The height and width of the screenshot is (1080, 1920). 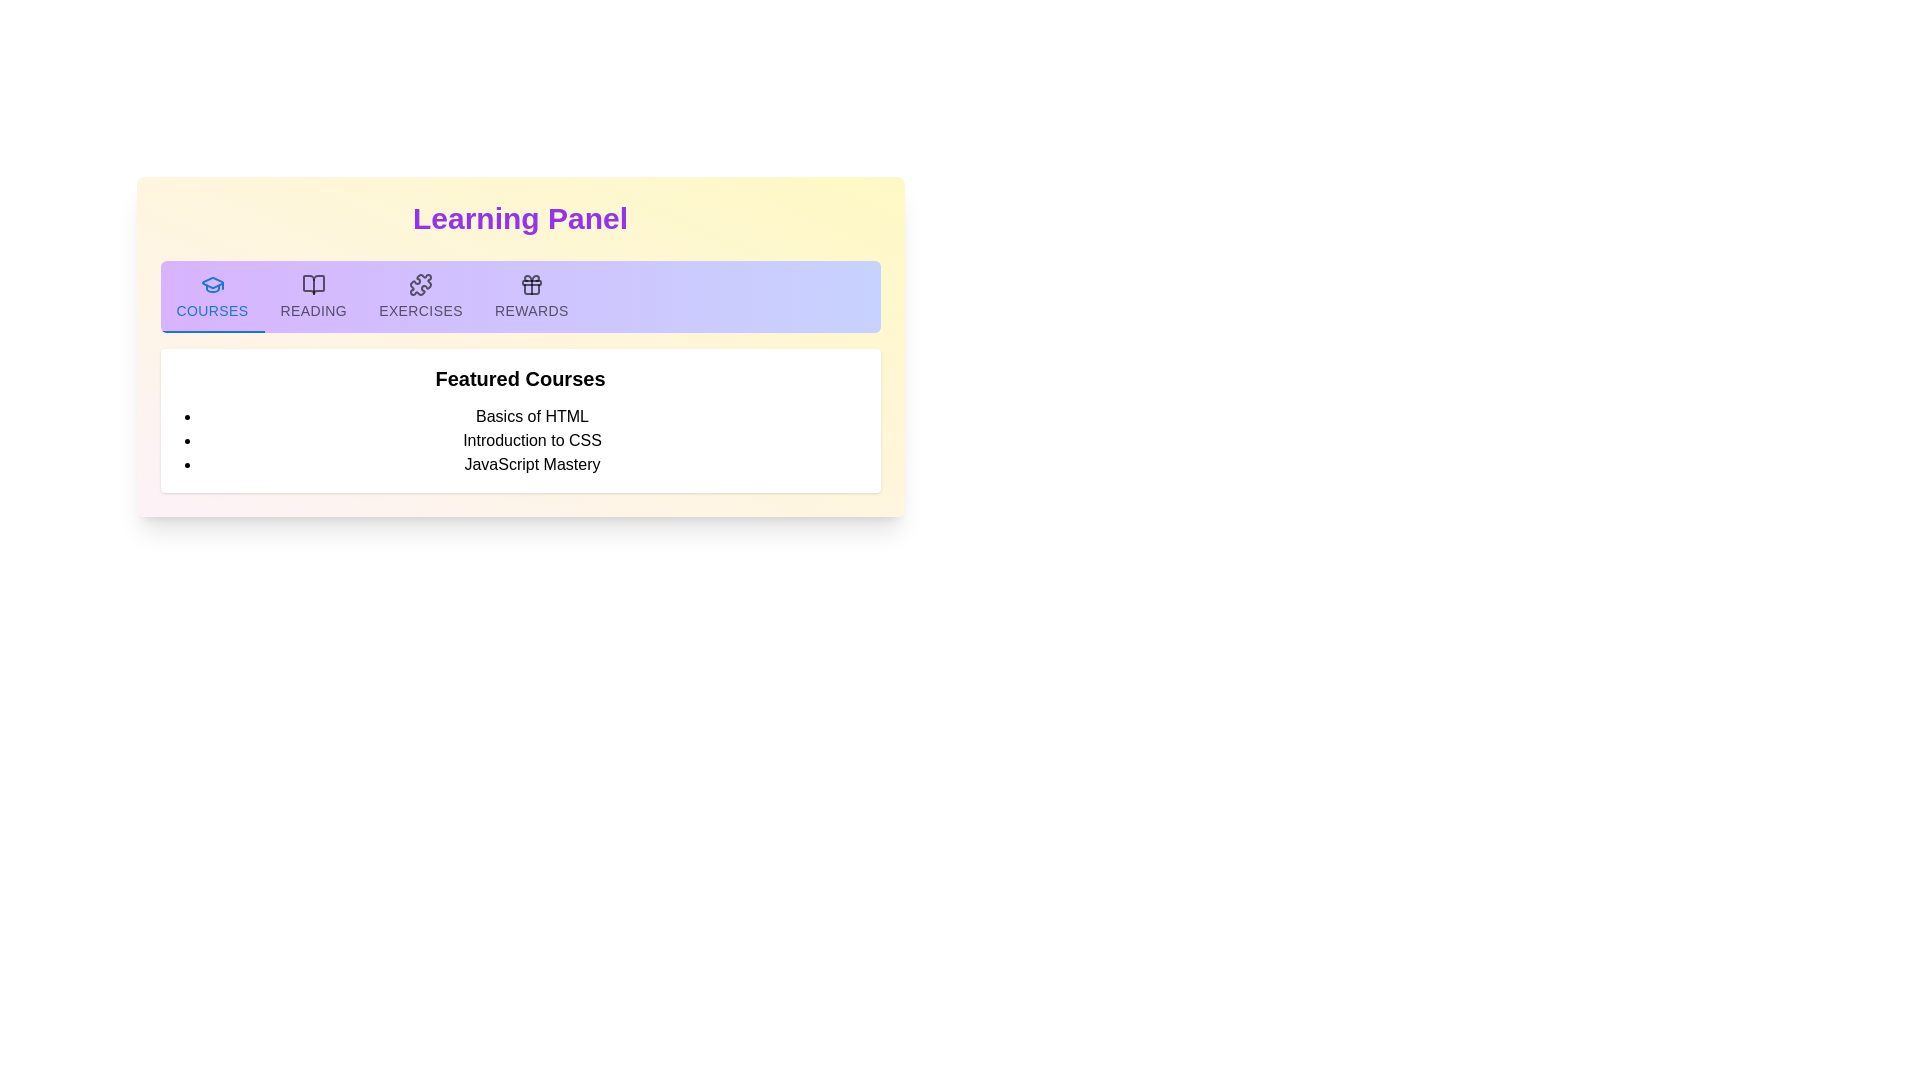 What do you see at coordinates (420, 297) in the screenshot?
I see `the 'Exercises' tab in the 'Learning Panel' navigation bar` at bounding box center [420, 297].